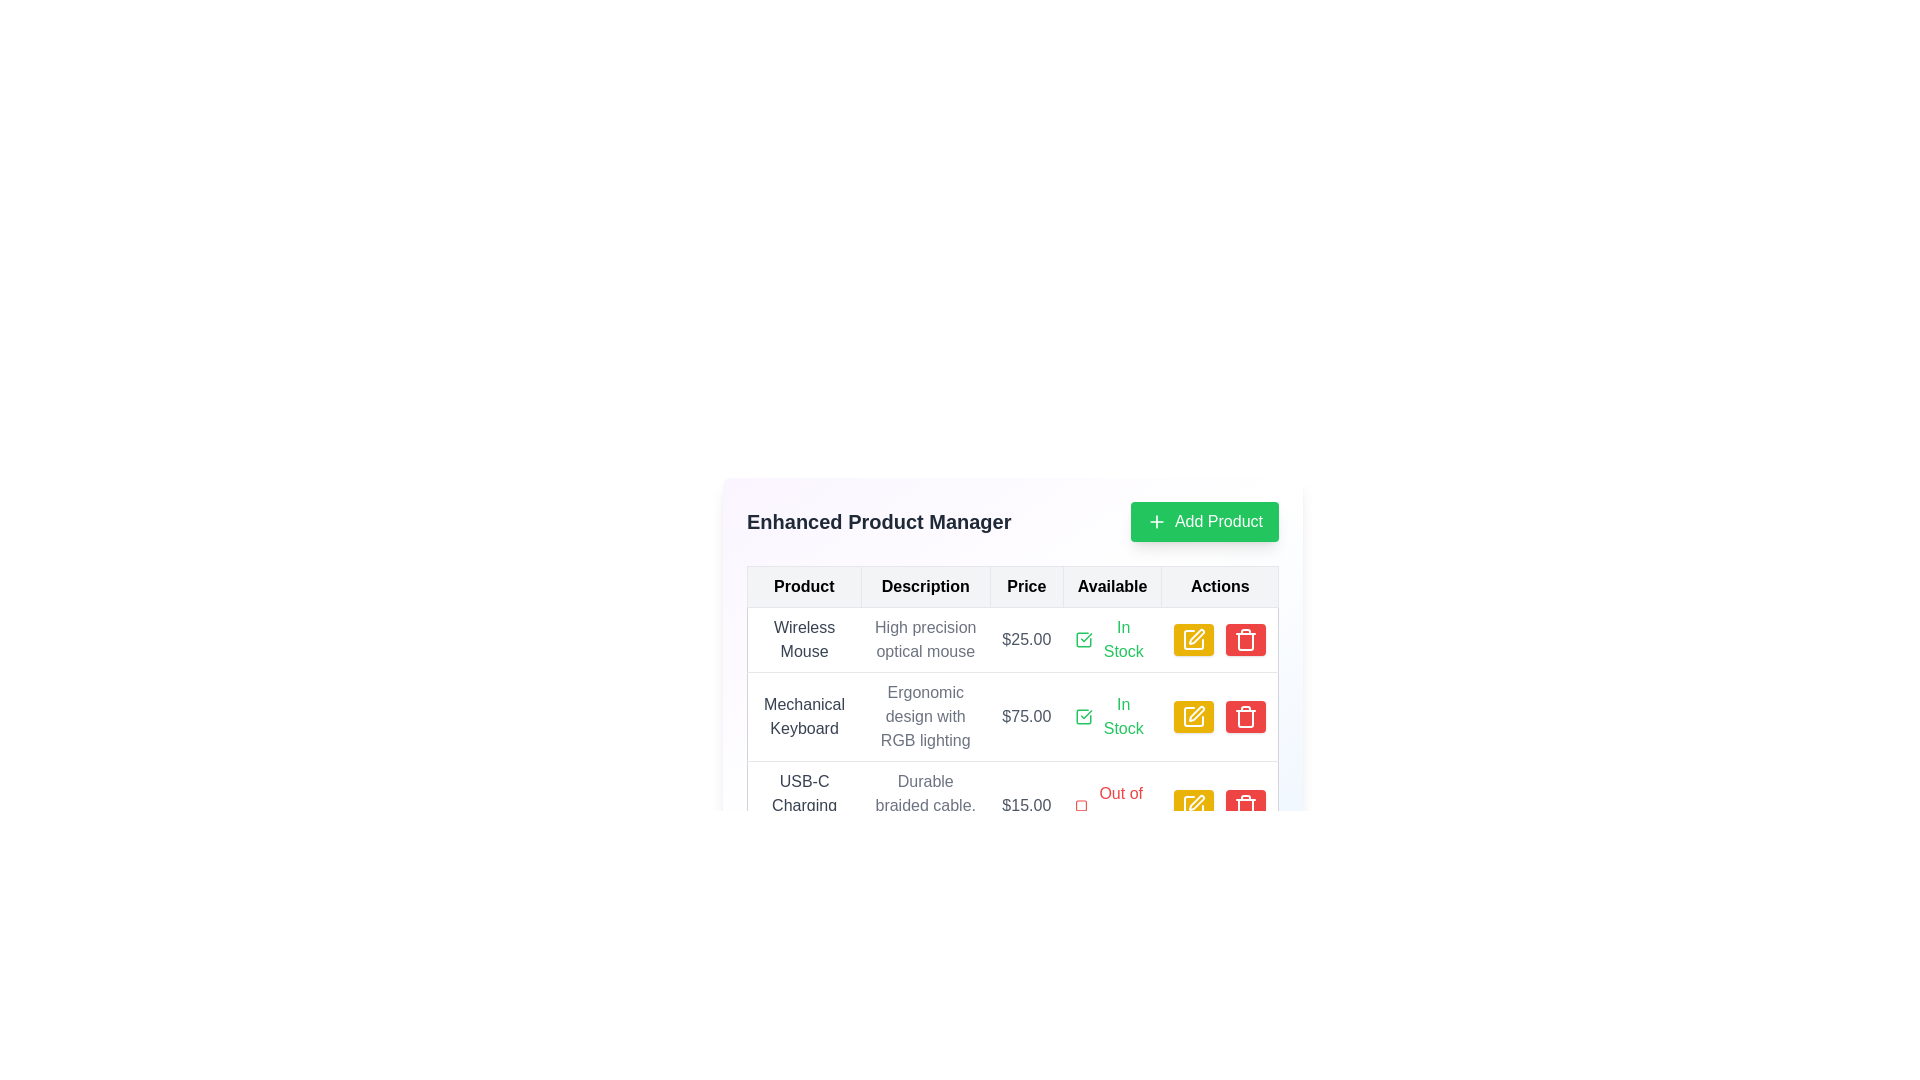 This screenshot has width=1920, height=1080. I want to click on the button with a trash can icon on a red background, so click(1244, 640).